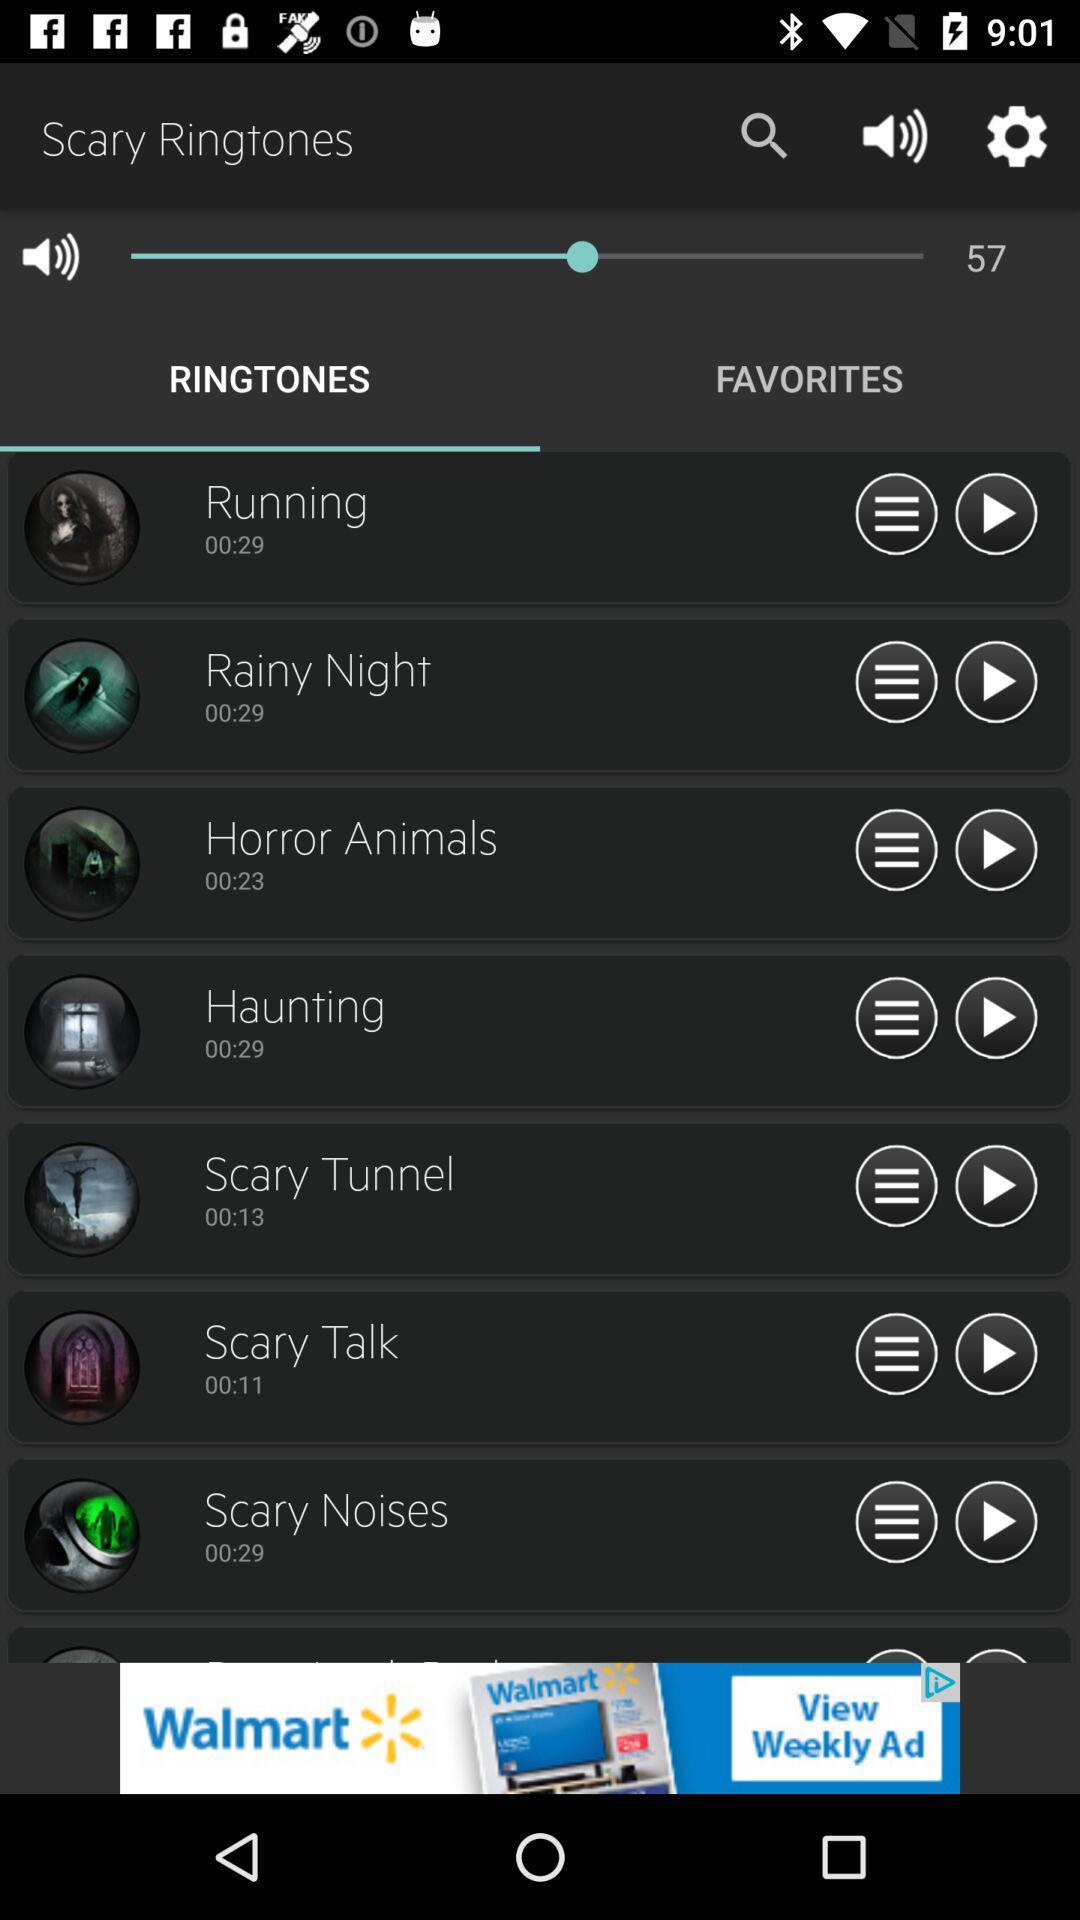 This screenshot has width=1080, height=1920. What do you see at coordinates (995, 1019) in the screenshot?
I see `switch play button` at bounding box center [995, 1019].